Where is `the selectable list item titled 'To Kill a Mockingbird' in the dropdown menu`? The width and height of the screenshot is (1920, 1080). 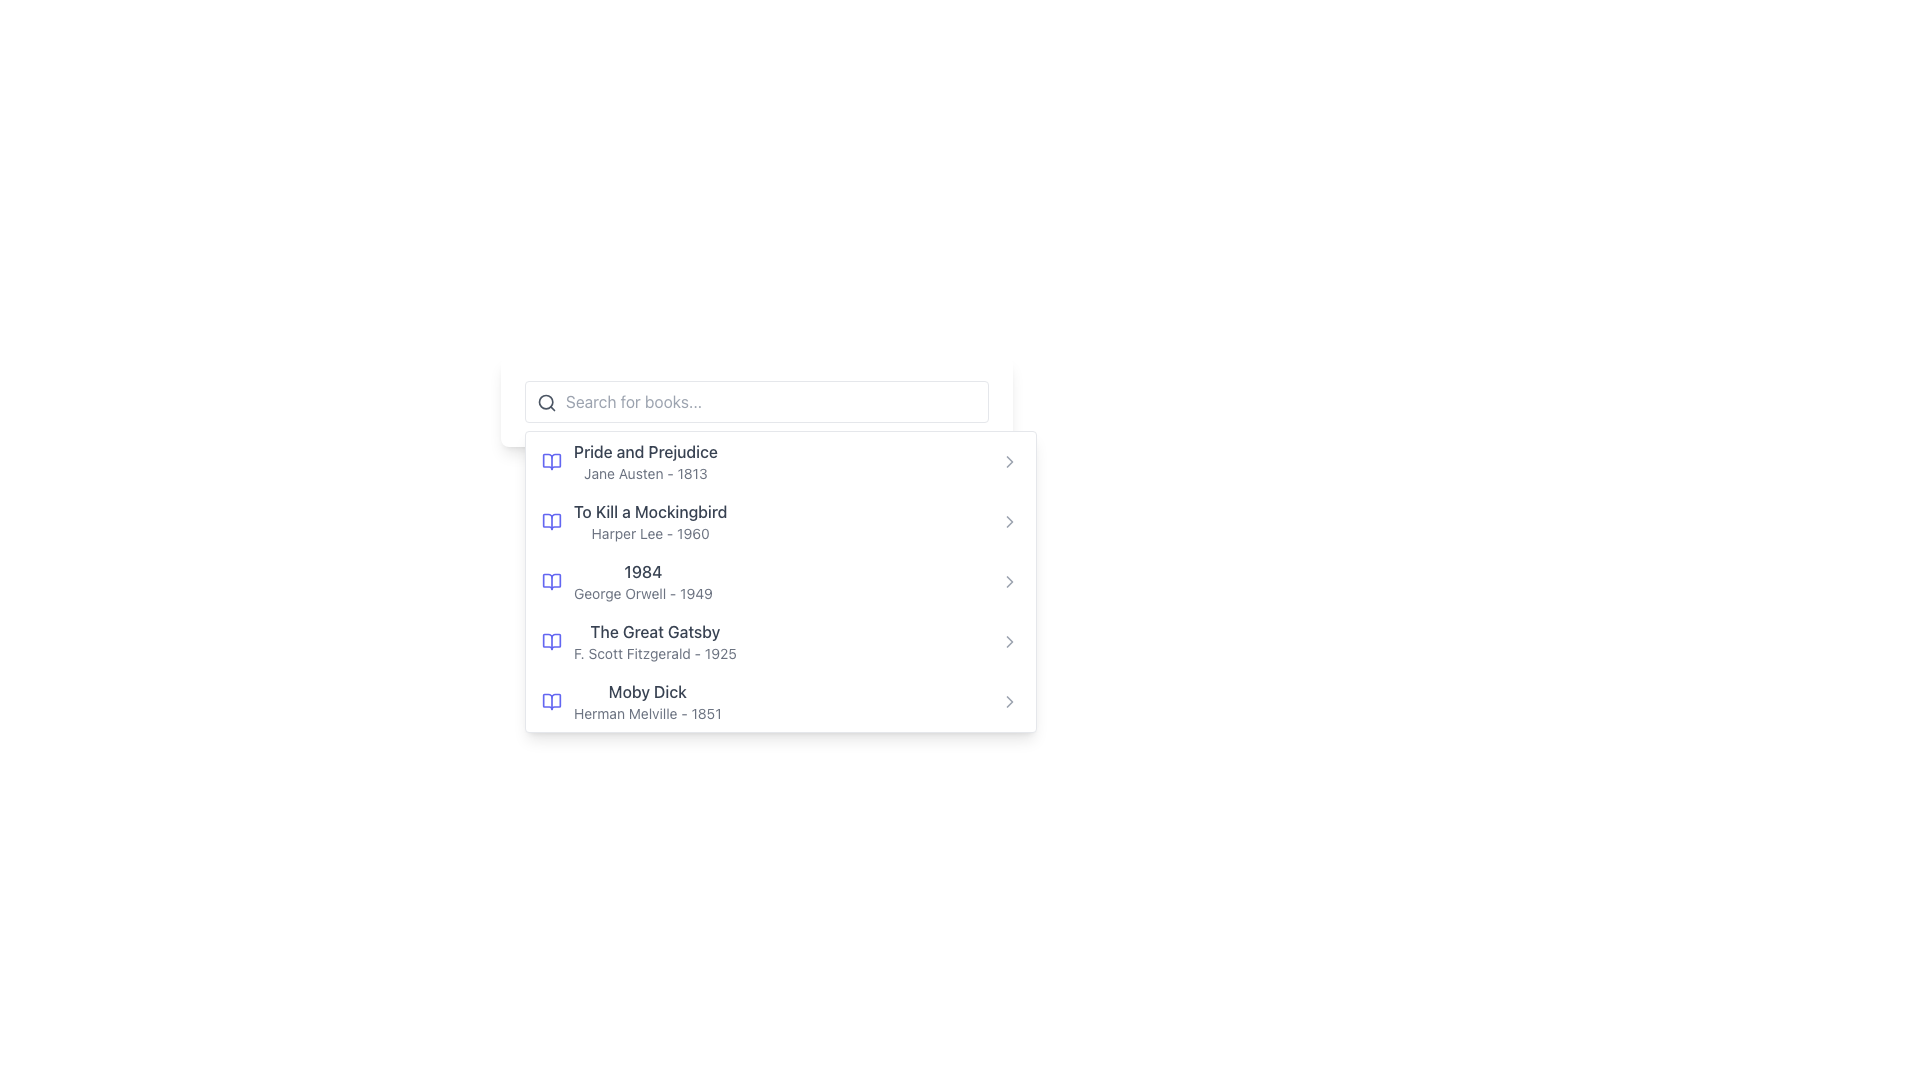 the selectable list item titled 'To Kill a Mockingbird' in the dropdown menu is located at coordinates (633, 520).